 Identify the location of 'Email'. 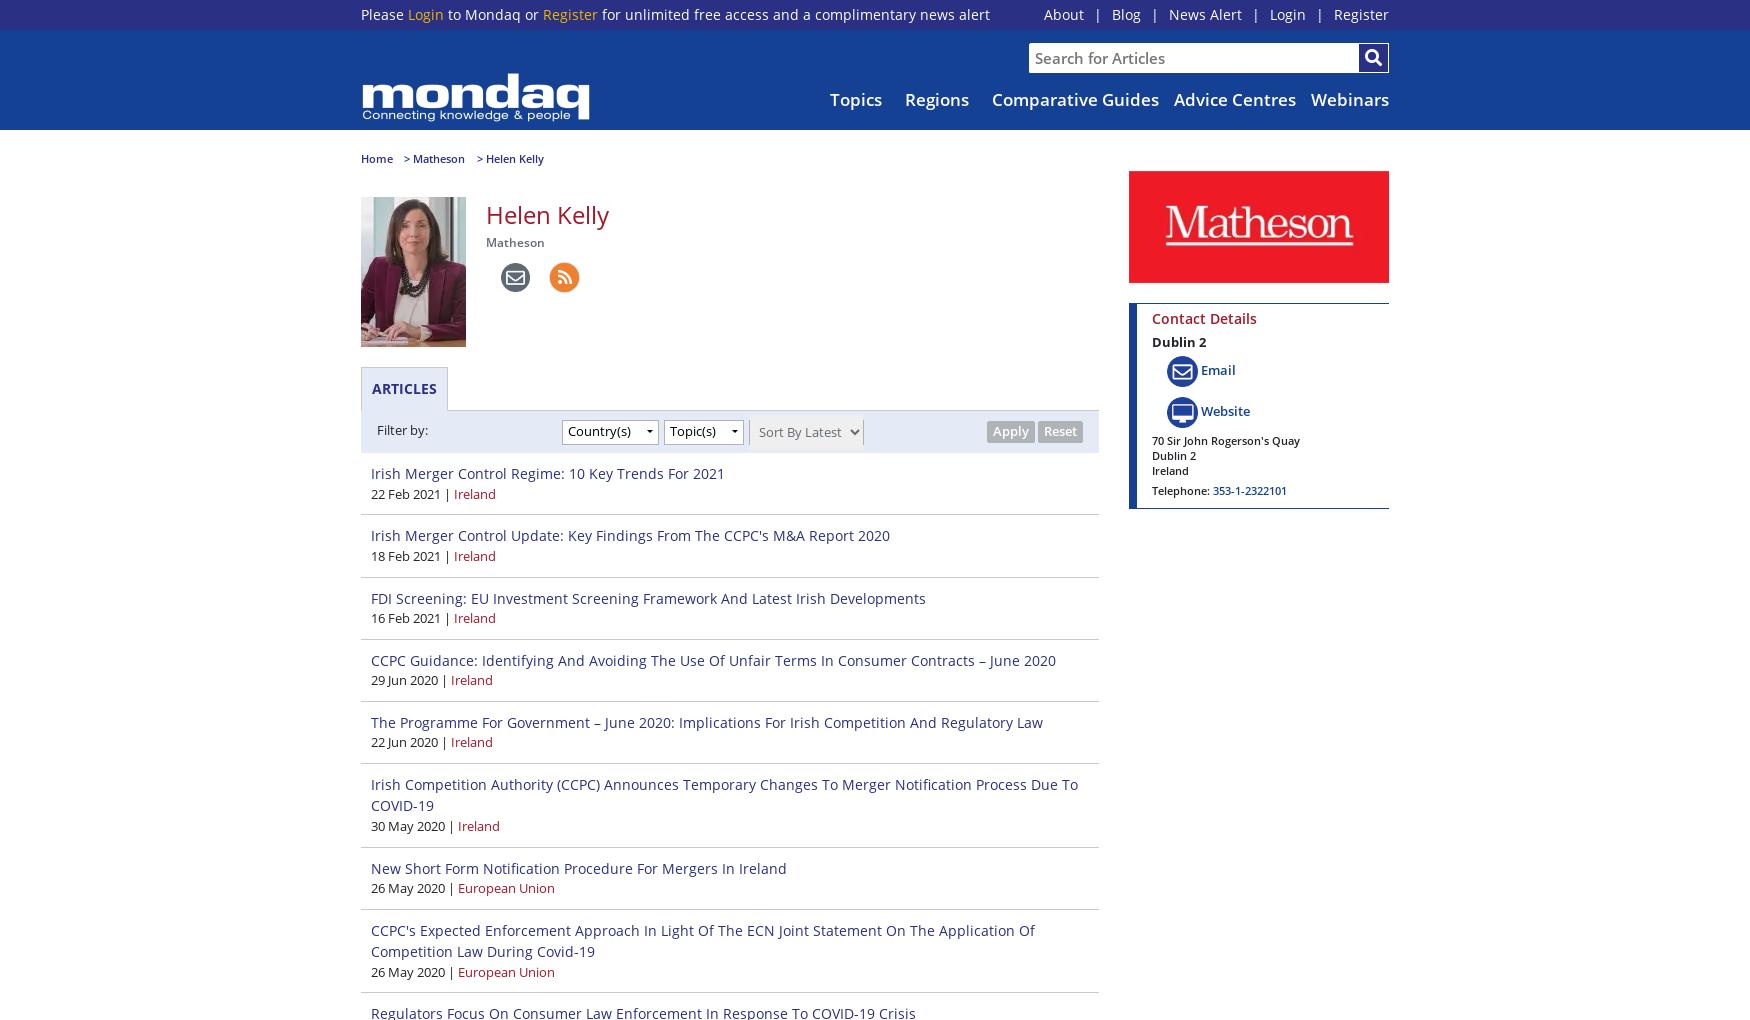
(1216, 368).